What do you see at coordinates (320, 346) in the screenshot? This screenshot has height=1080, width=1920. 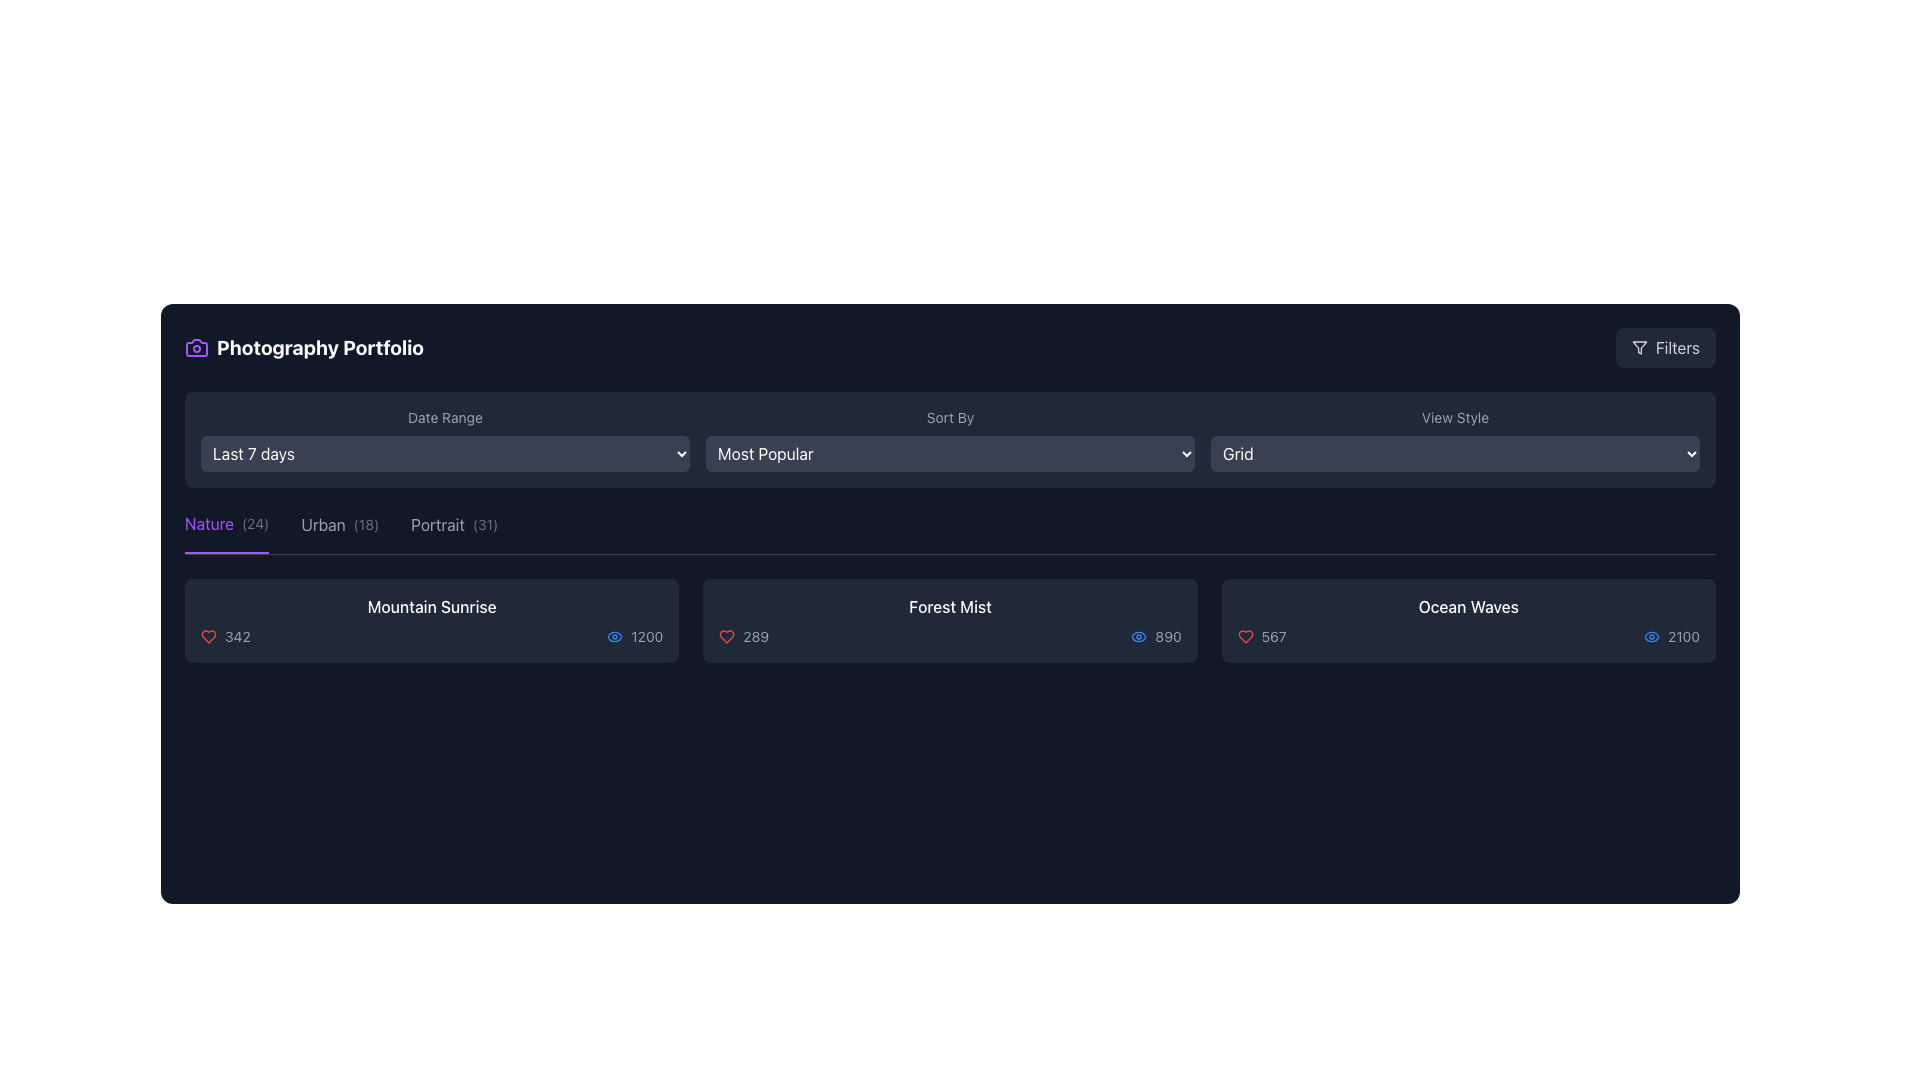 I see `the bold, white text label that reads 'Photography Portfolio', located in the upper-left section of the interface near a purple camera icon` at bounding box center [320, 346].